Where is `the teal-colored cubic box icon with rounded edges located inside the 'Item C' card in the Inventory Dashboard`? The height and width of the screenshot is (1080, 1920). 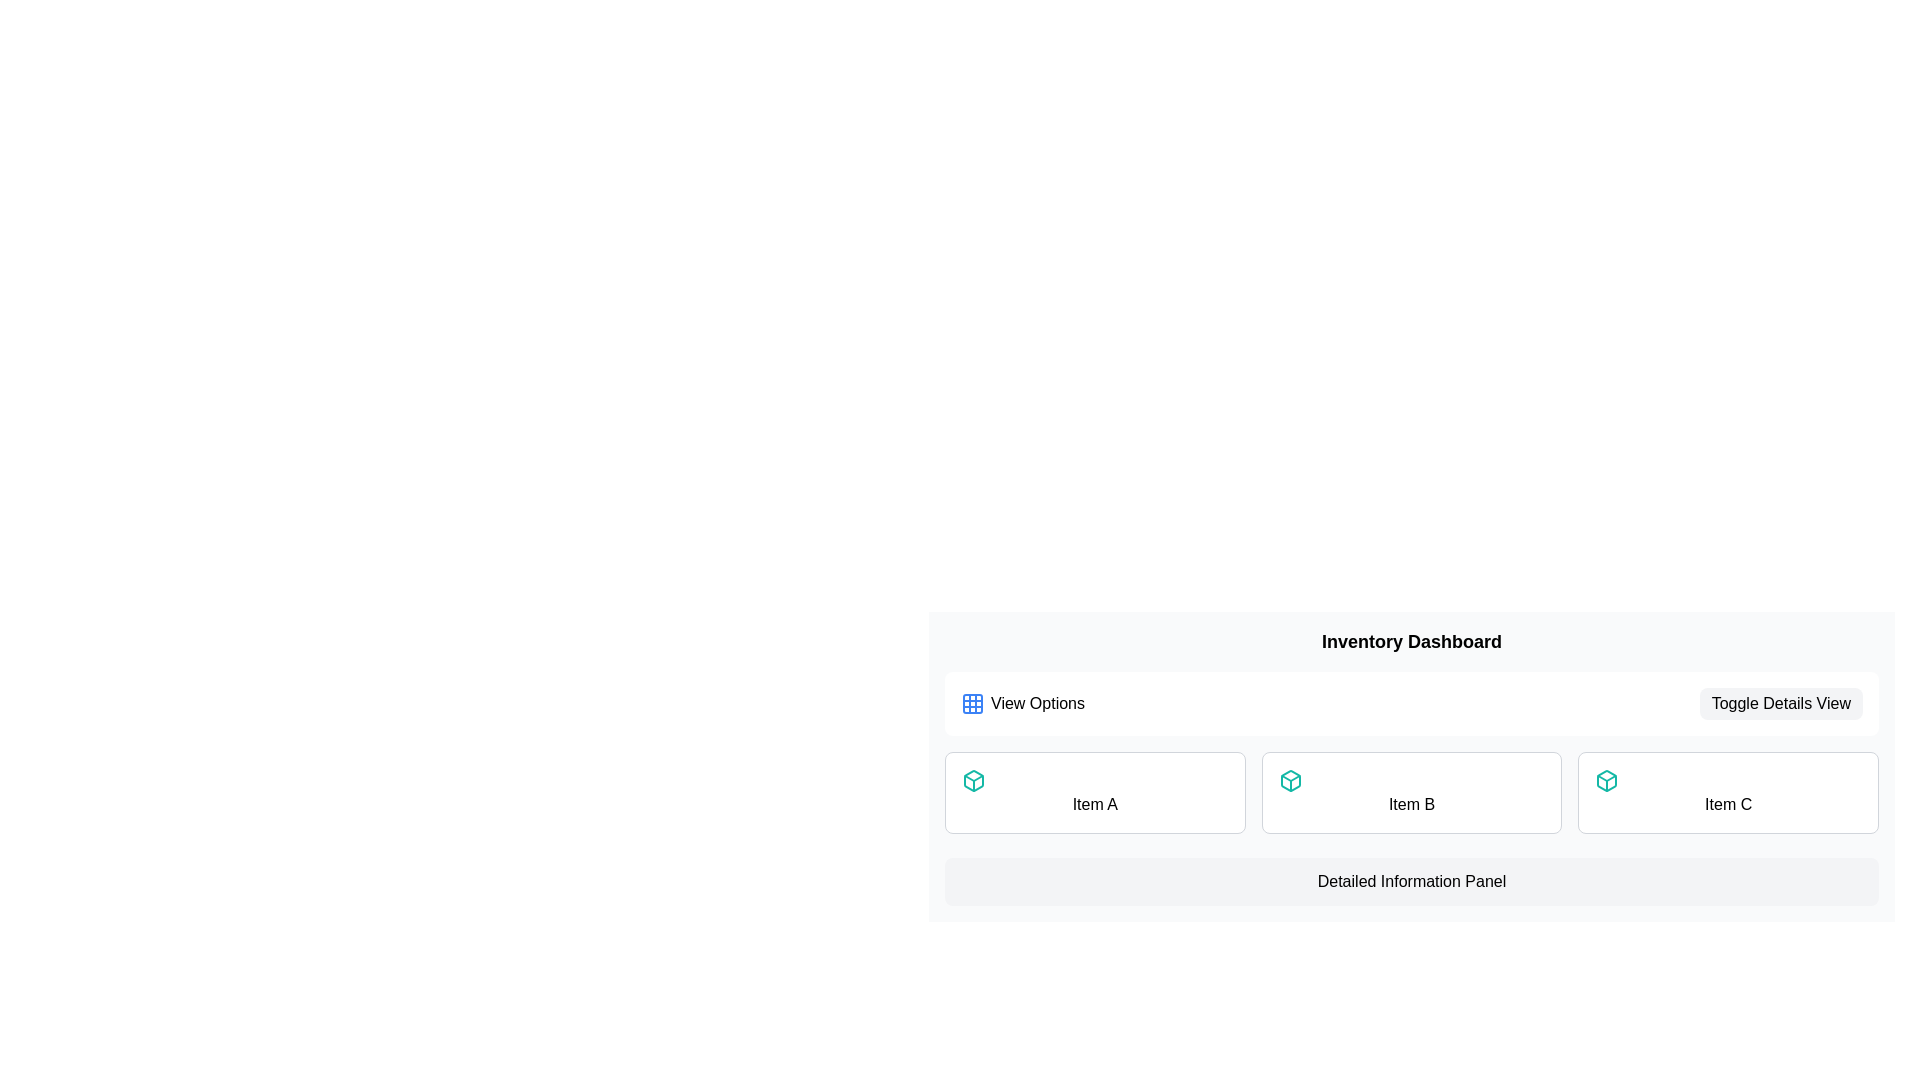
the teal-colored cubic box icon with rounded edges located inside the 'Item C' card in the Inventory Dashboard is located at coordinates (1607, 779).